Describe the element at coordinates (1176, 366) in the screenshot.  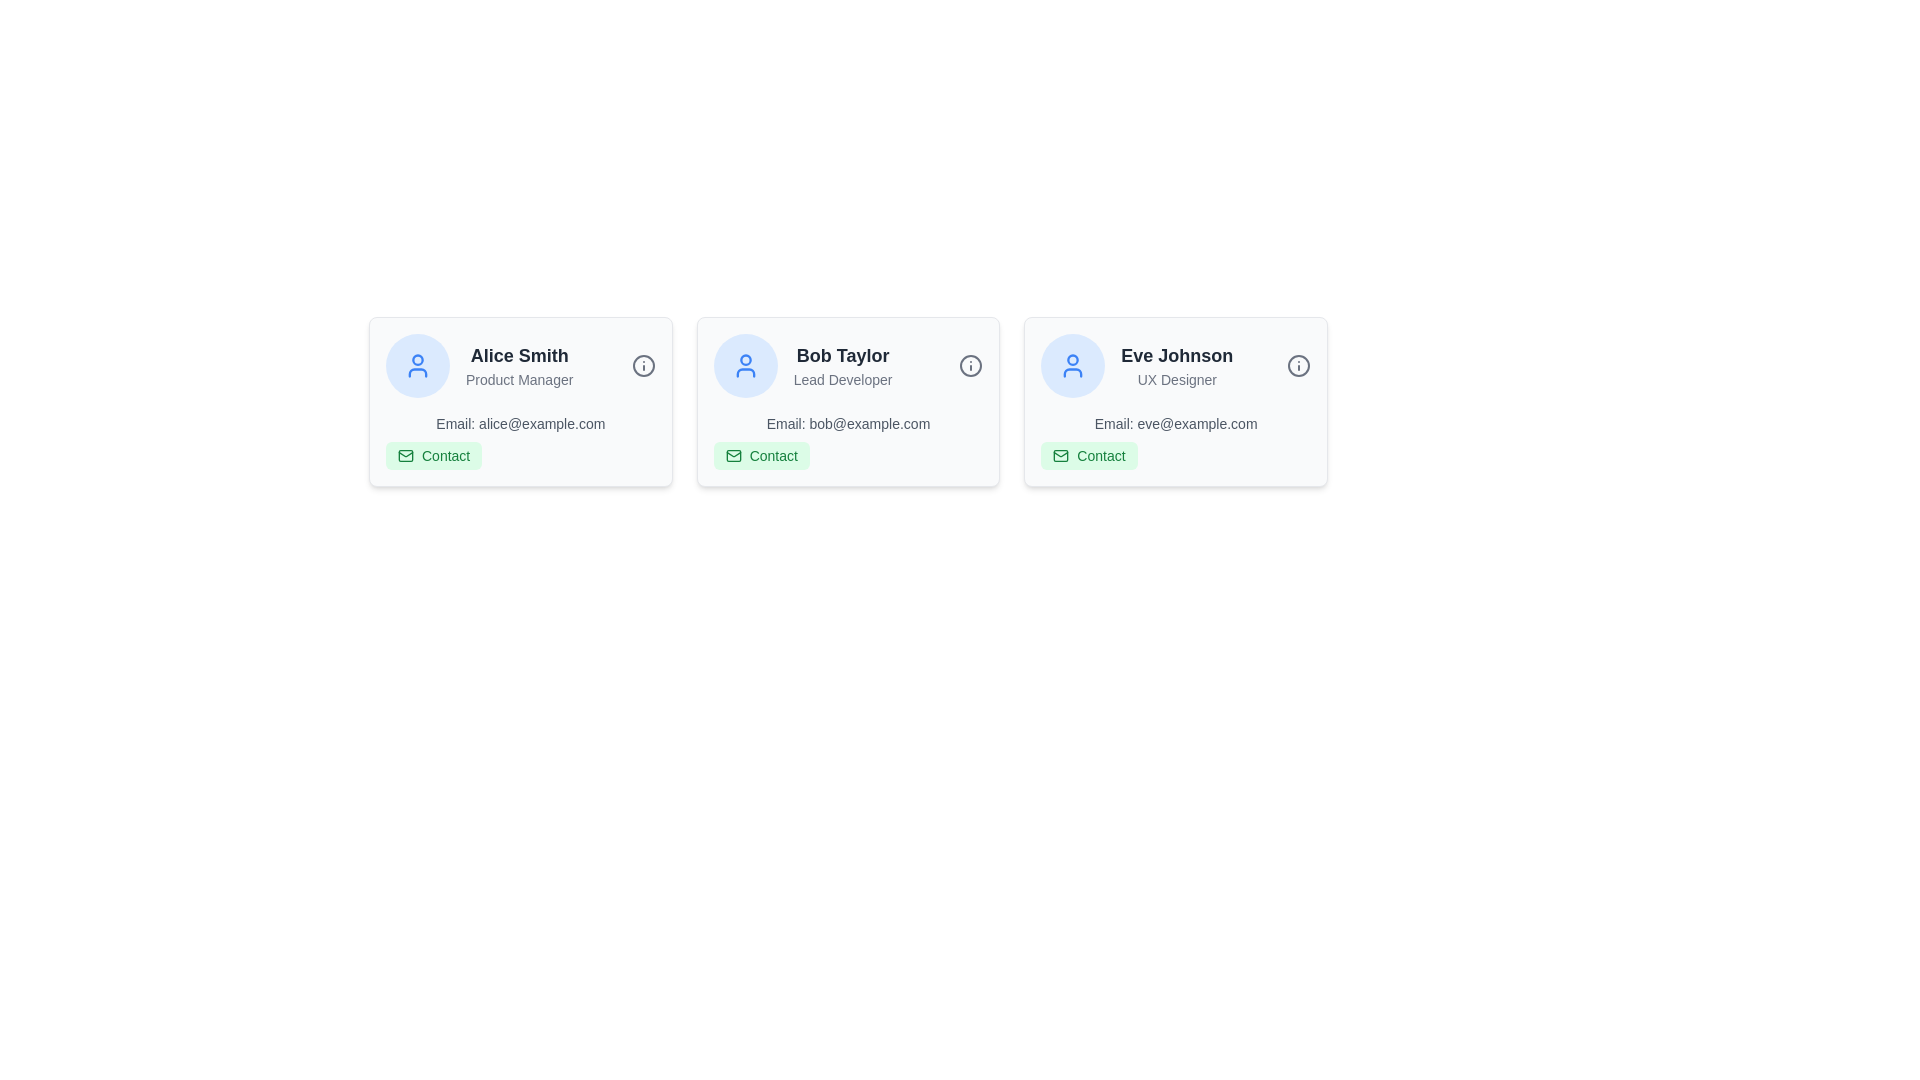
I see `the Profile header section, which displays the user's avatar, name, and role, located in the third card of three horizontally arranged cards` at that location.